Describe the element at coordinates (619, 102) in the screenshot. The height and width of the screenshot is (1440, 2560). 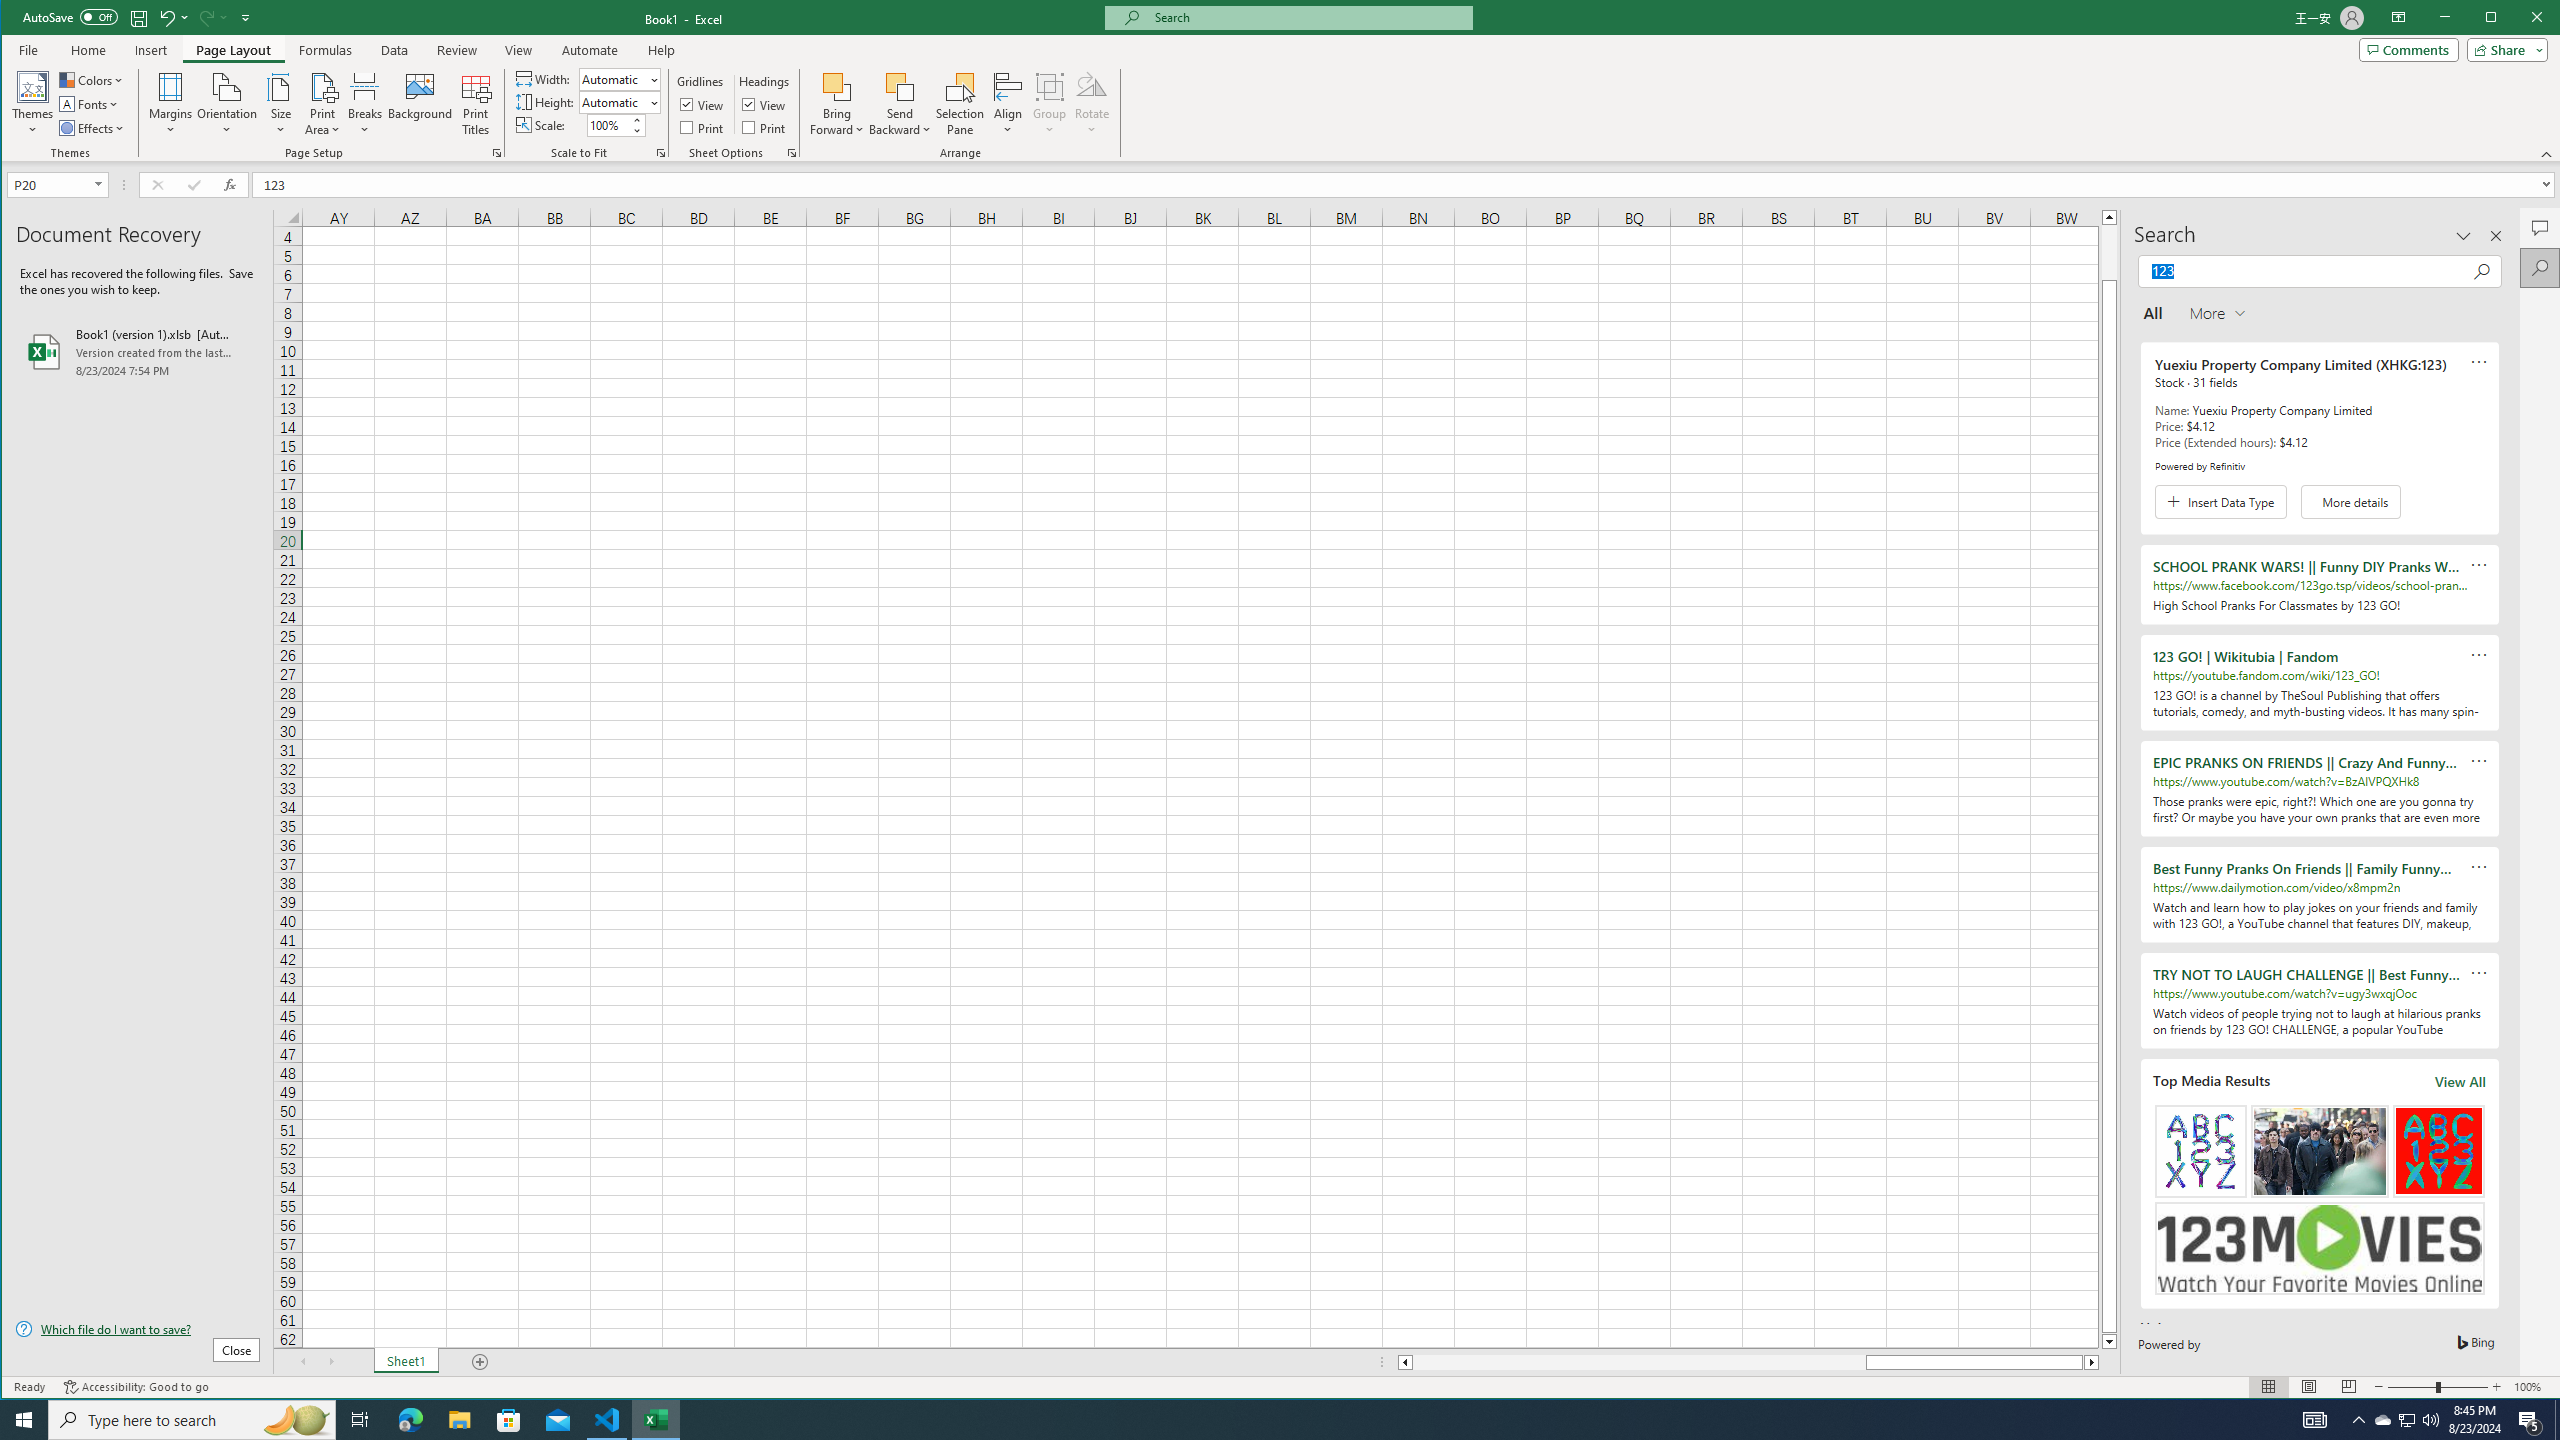
I see `'Height'` at that location.